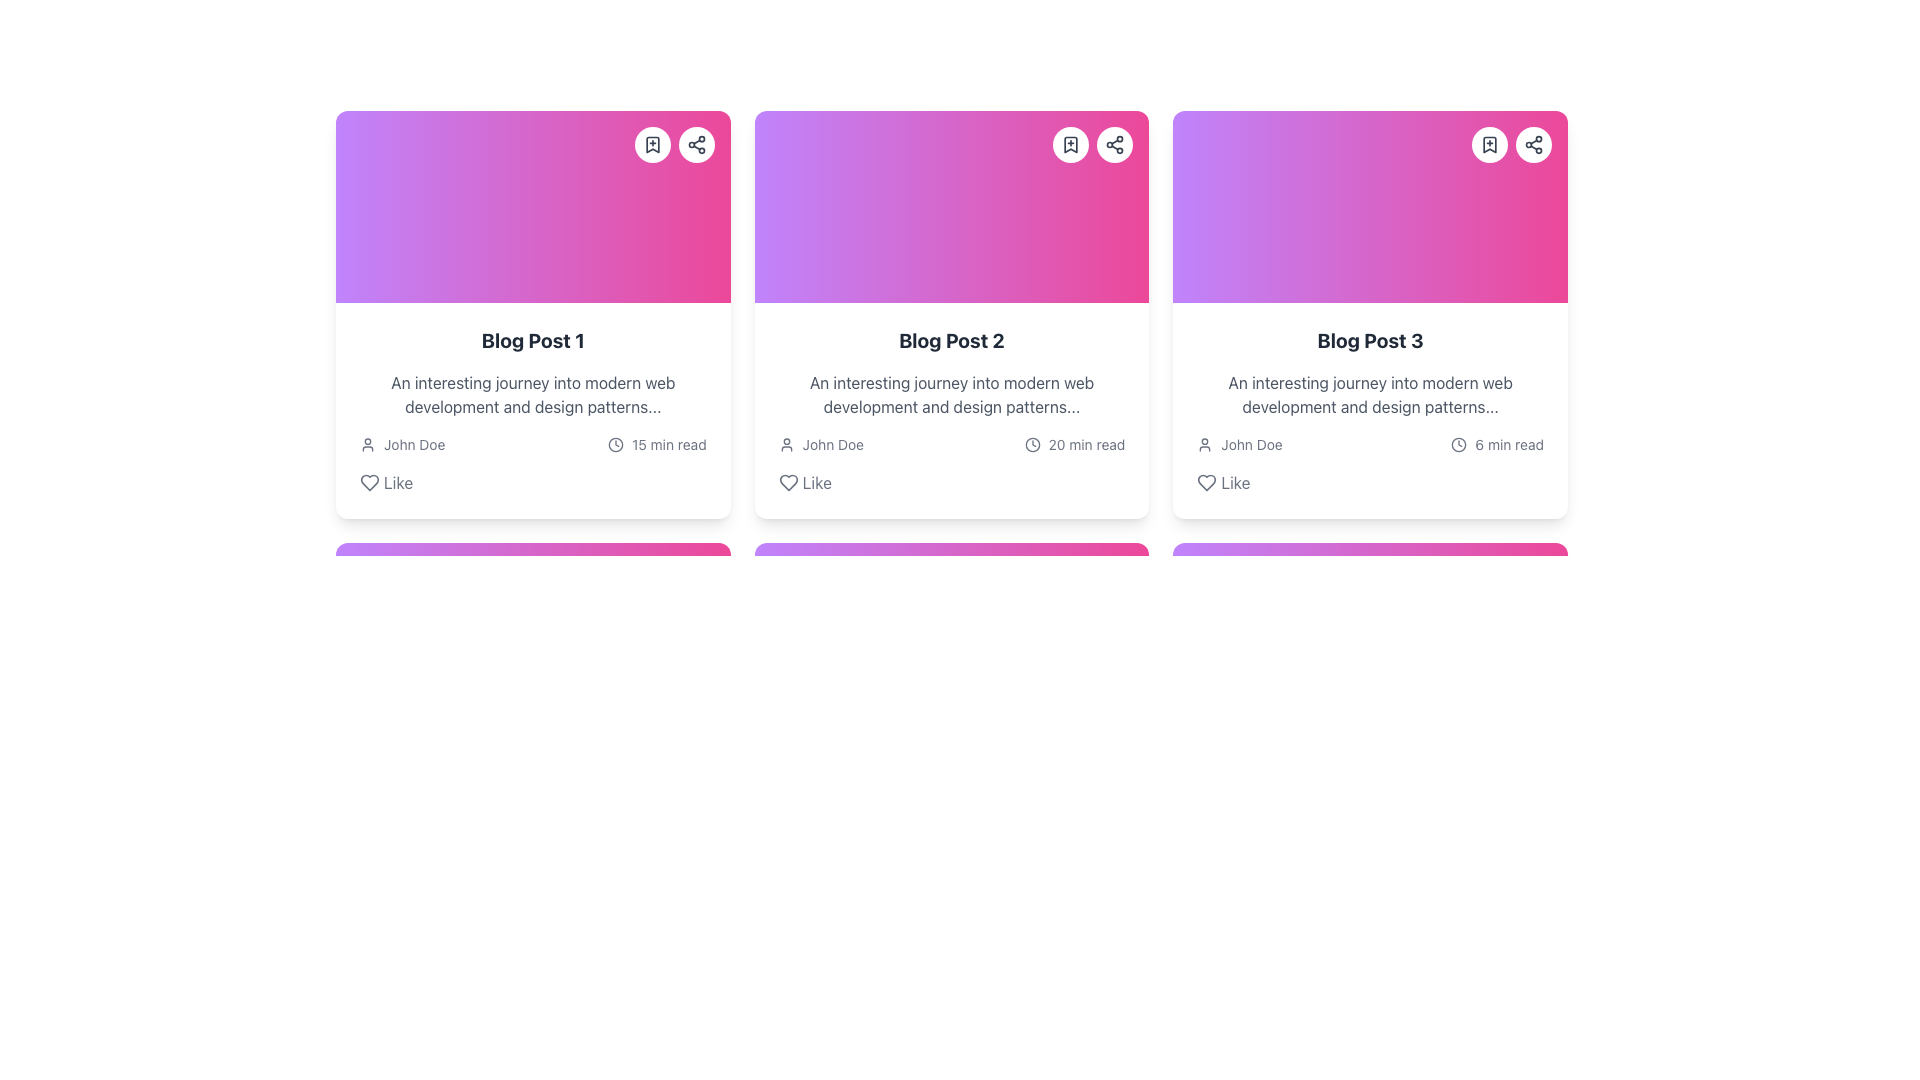 This screenshot has height=1080, width=1920. I want to click on the circular share button with a white background and a border located in the top-right corner of the first blog post card, so click(696, 144).